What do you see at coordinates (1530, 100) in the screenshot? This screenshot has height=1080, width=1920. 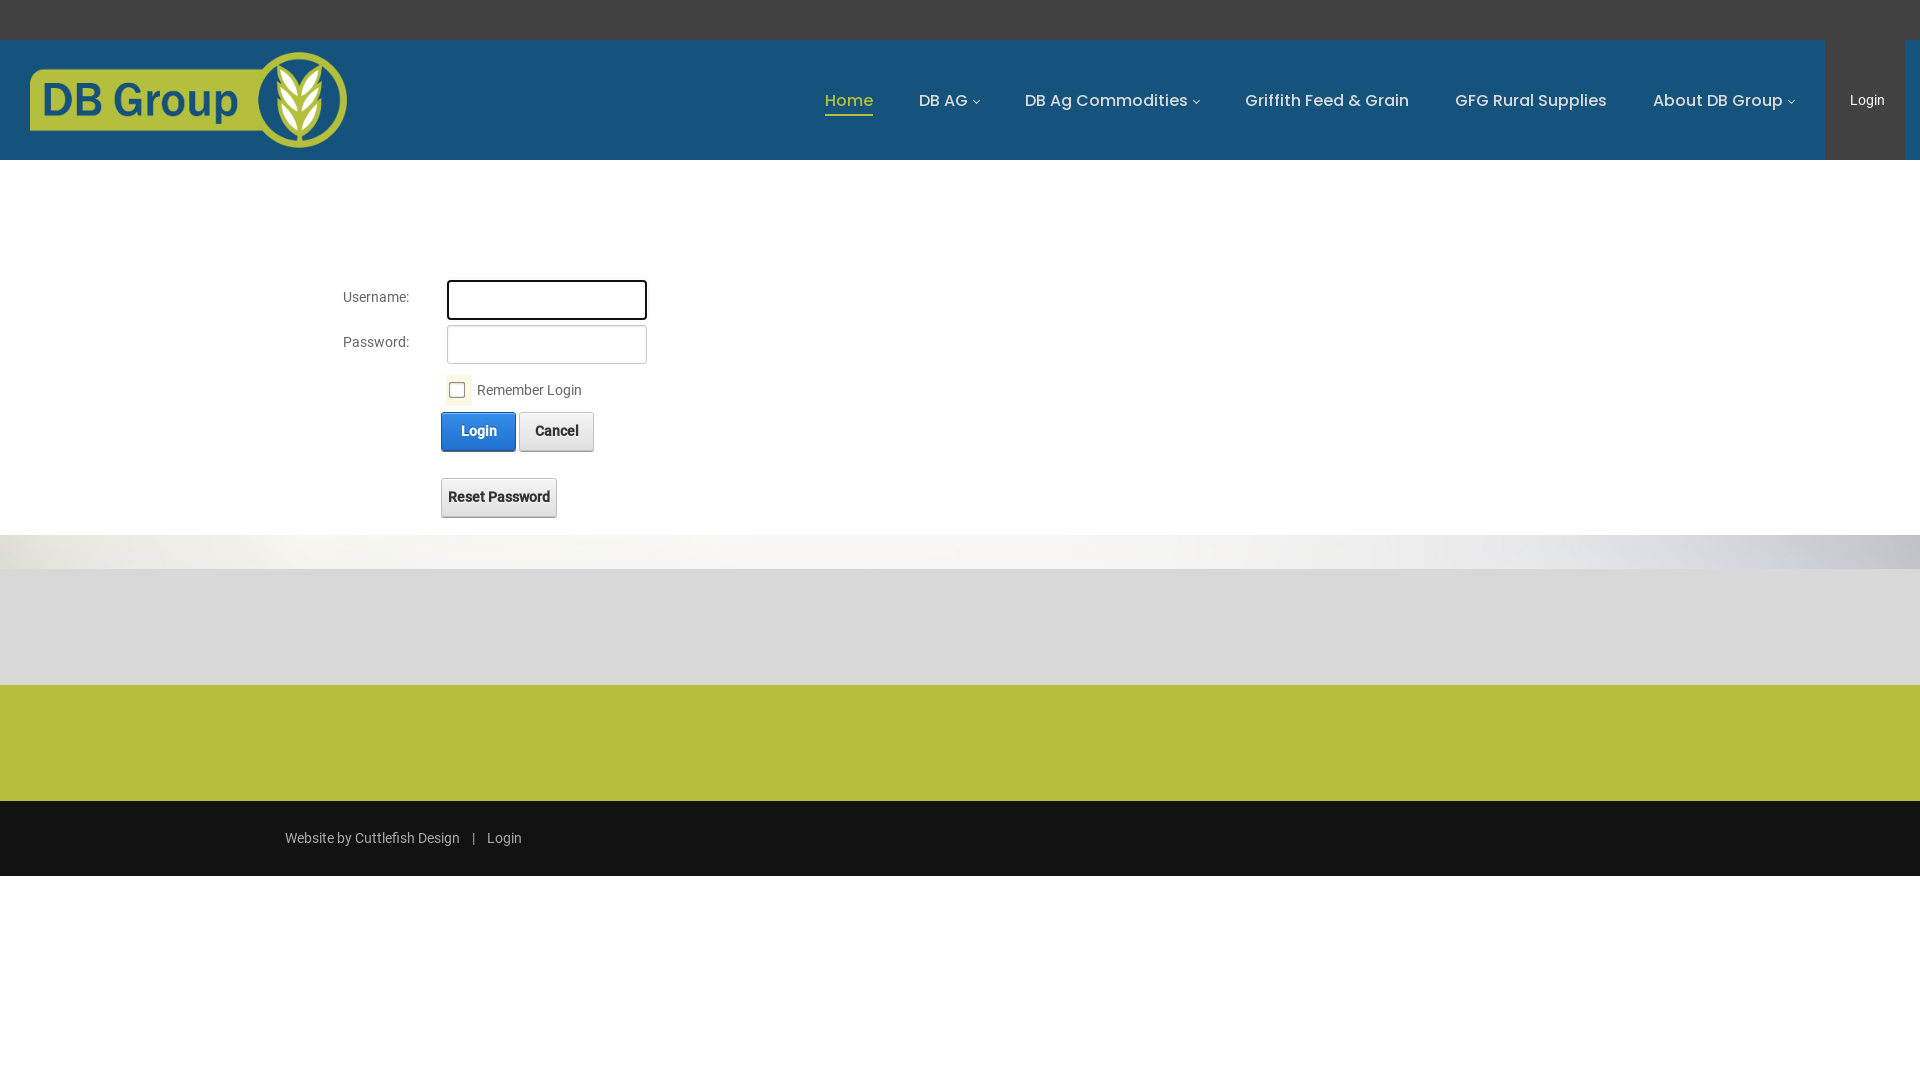 I see `'GFG Rural Supplies'` at bounding box center [1530, 100].